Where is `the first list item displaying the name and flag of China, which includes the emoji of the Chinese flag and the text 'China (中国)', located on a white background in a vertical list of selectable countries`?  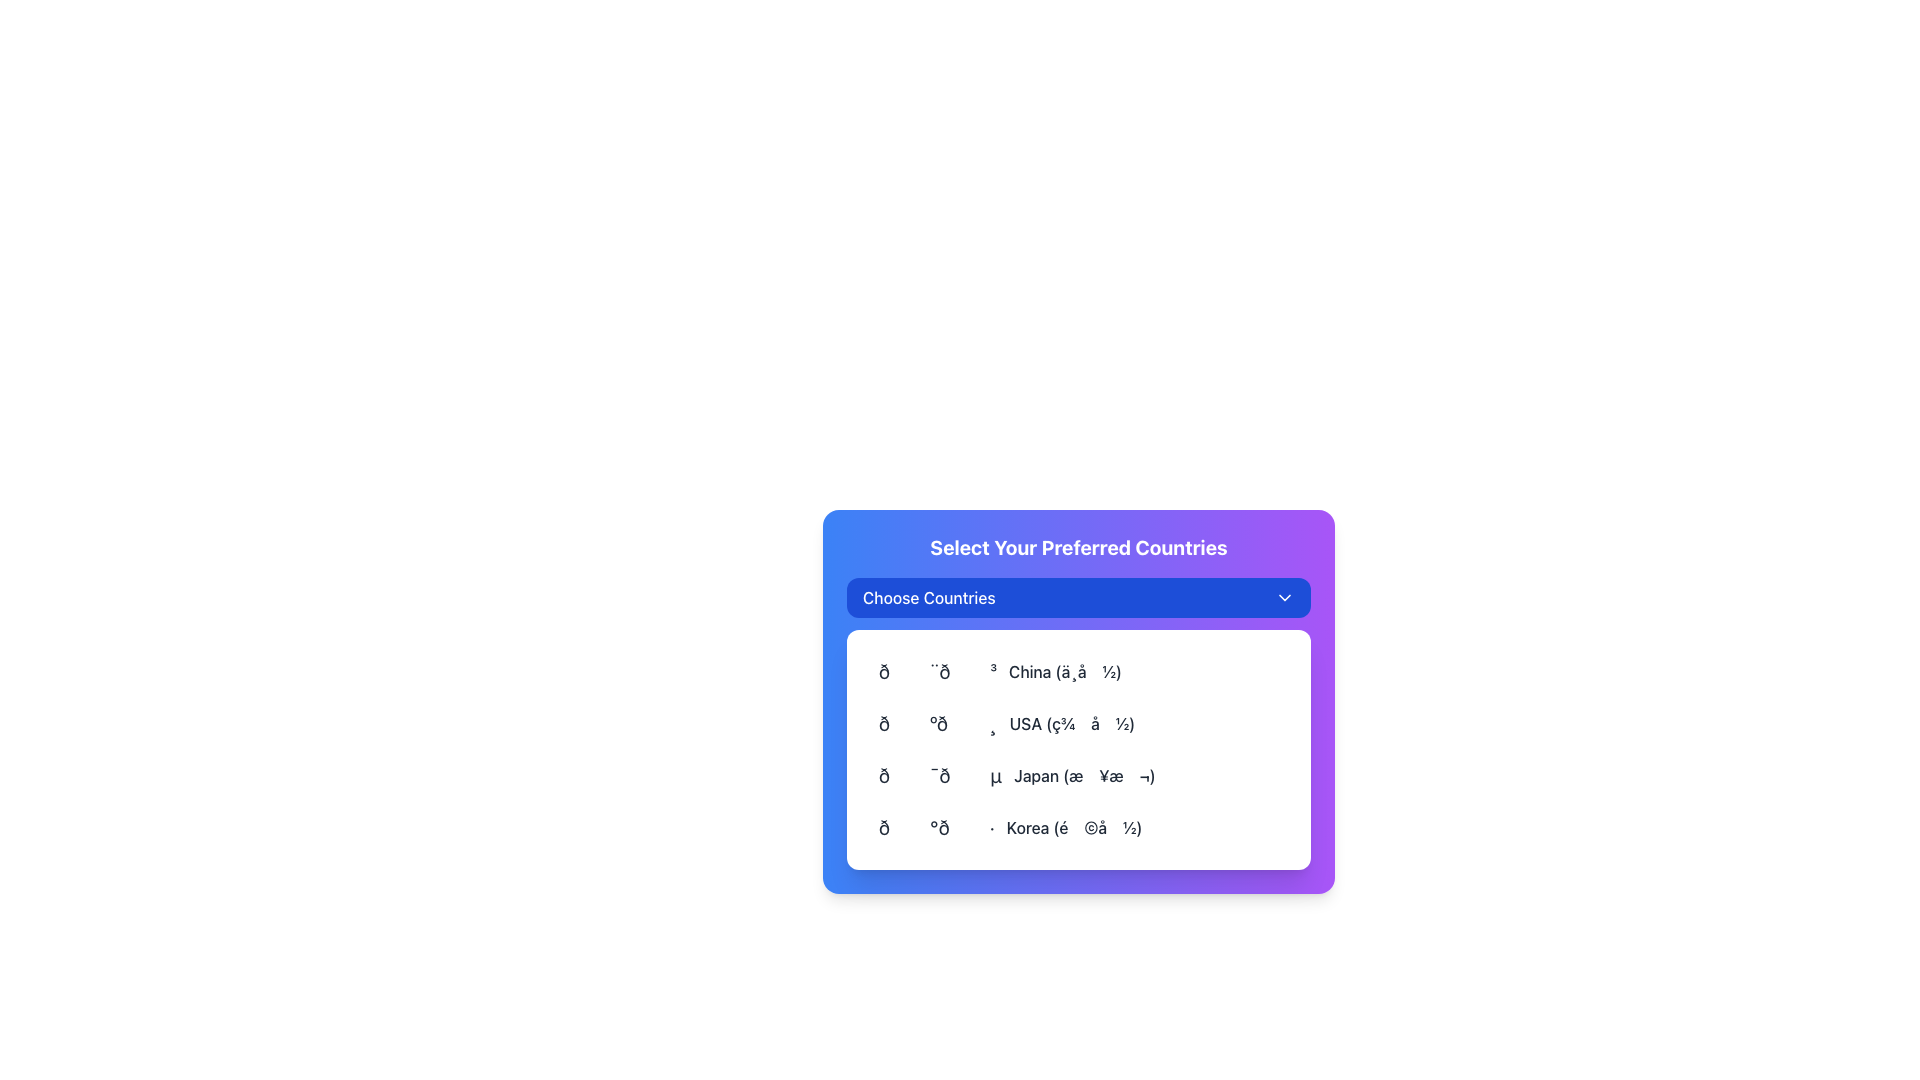 the first list item displaying the name and flag of China, which includes the emoji of the Chinese flag and the text 'China (中国)', located on a white background in a vertical list of selectable countries is located at coordinates (1078, 671).